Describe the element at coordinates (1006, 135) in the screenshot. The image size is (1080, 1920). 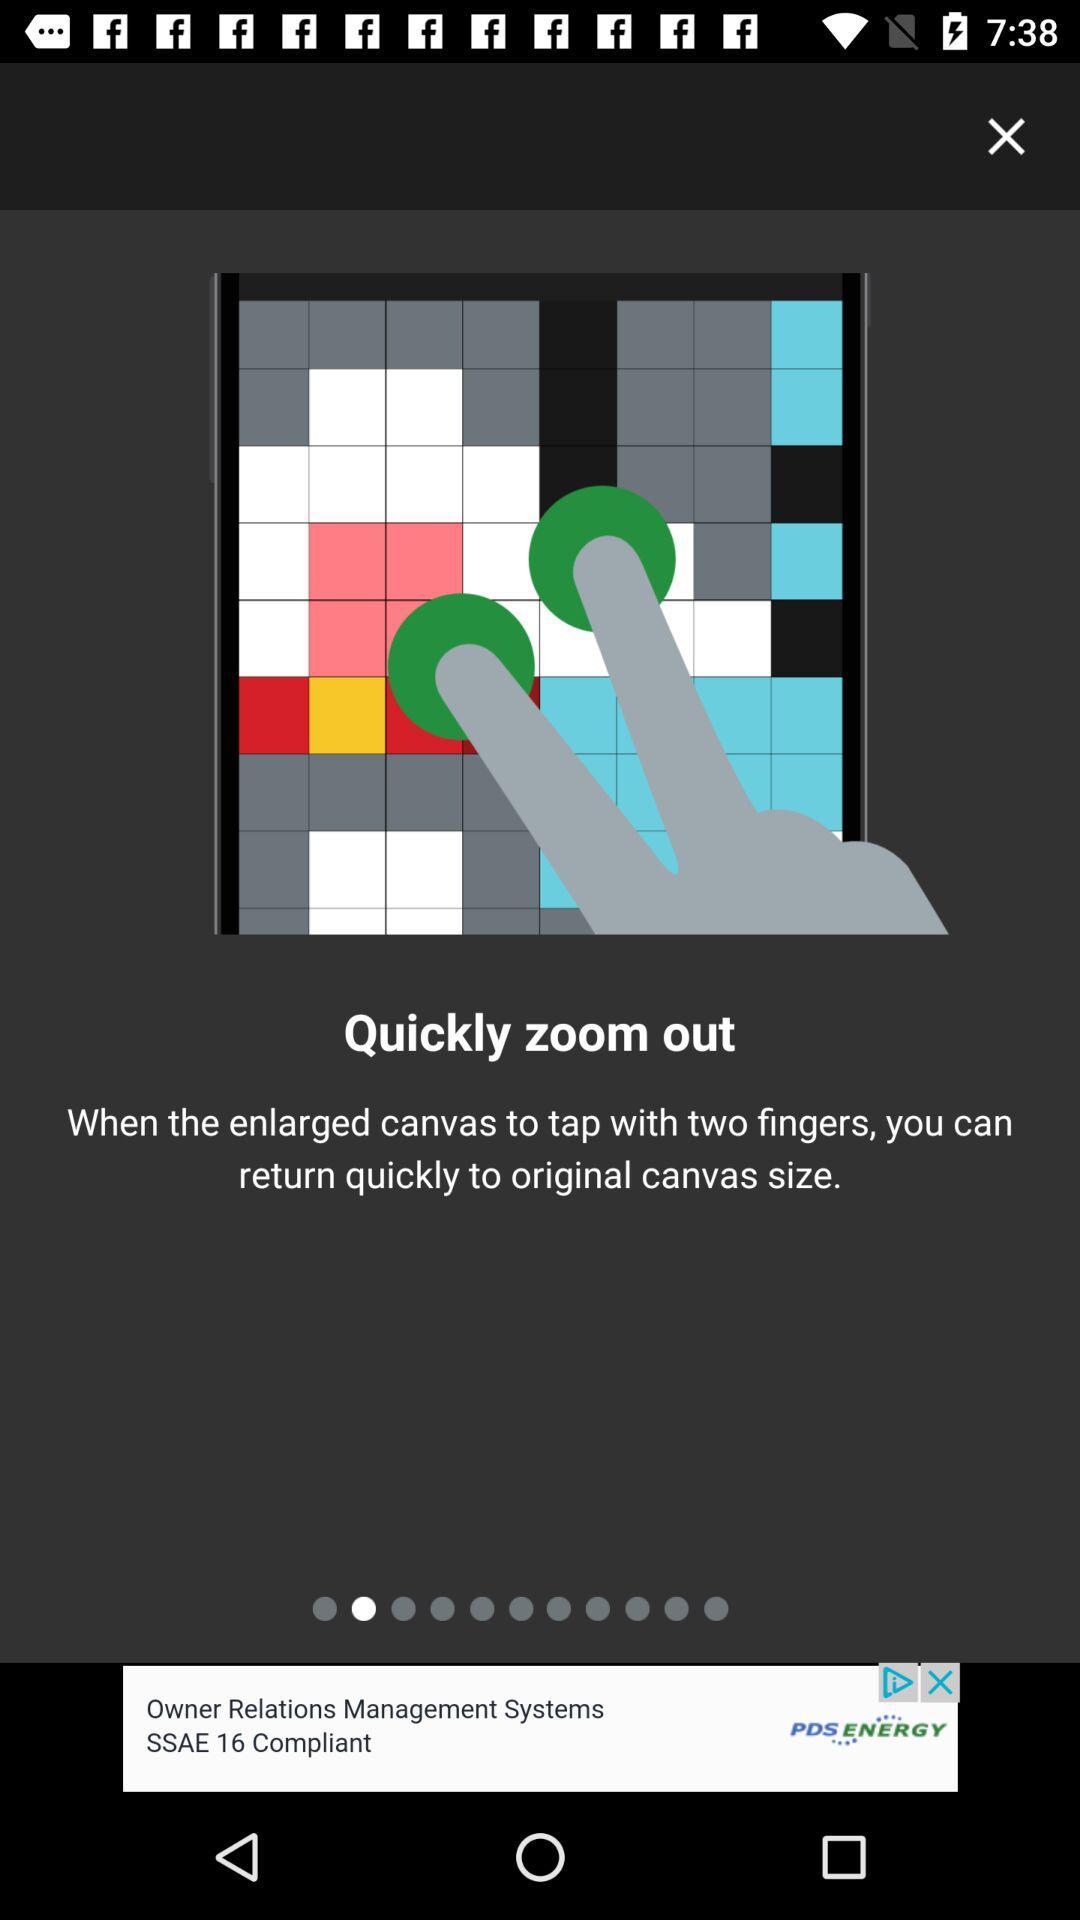
I see `cancel` at that location.